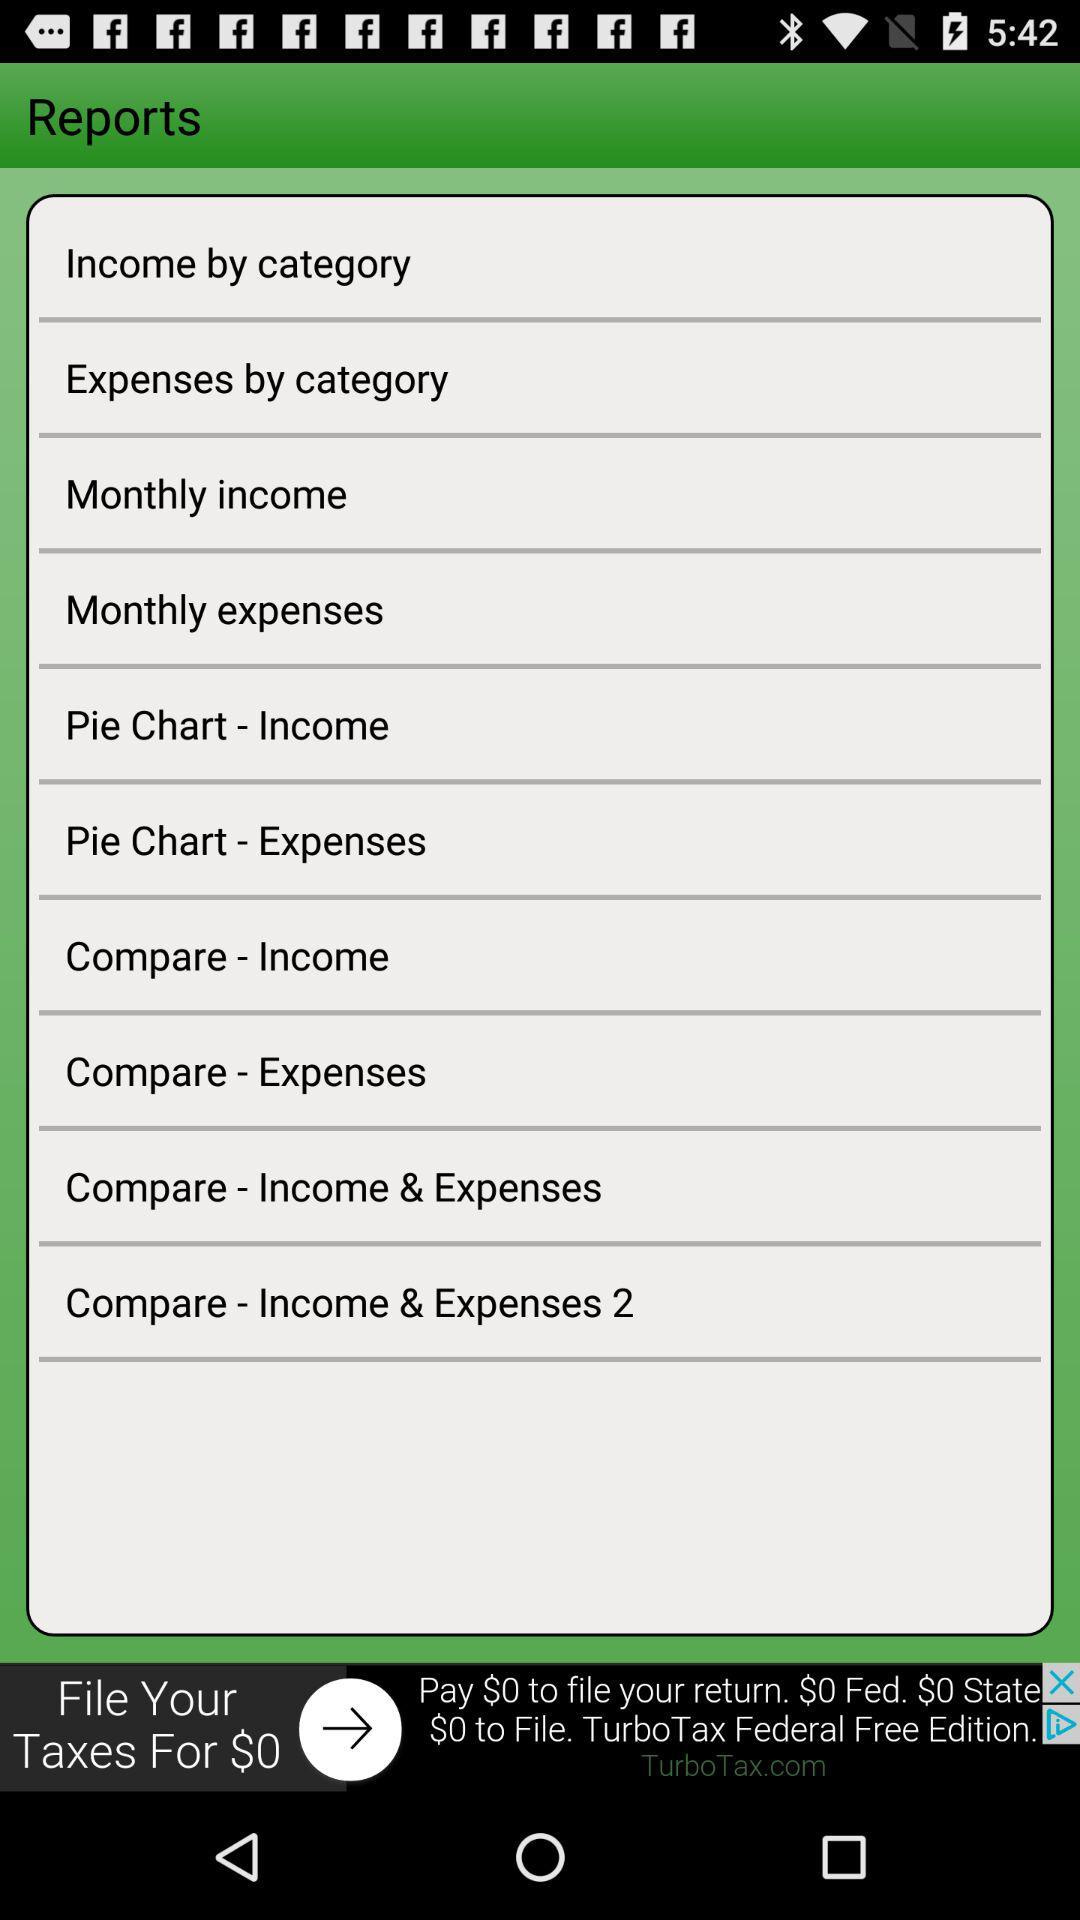 The width and height of the screenshot is (1080, 1920). What do you see at coordinates (540, 1727) in the screenshot?
I see `advertisement banner` at bounding box center [540, 1727].